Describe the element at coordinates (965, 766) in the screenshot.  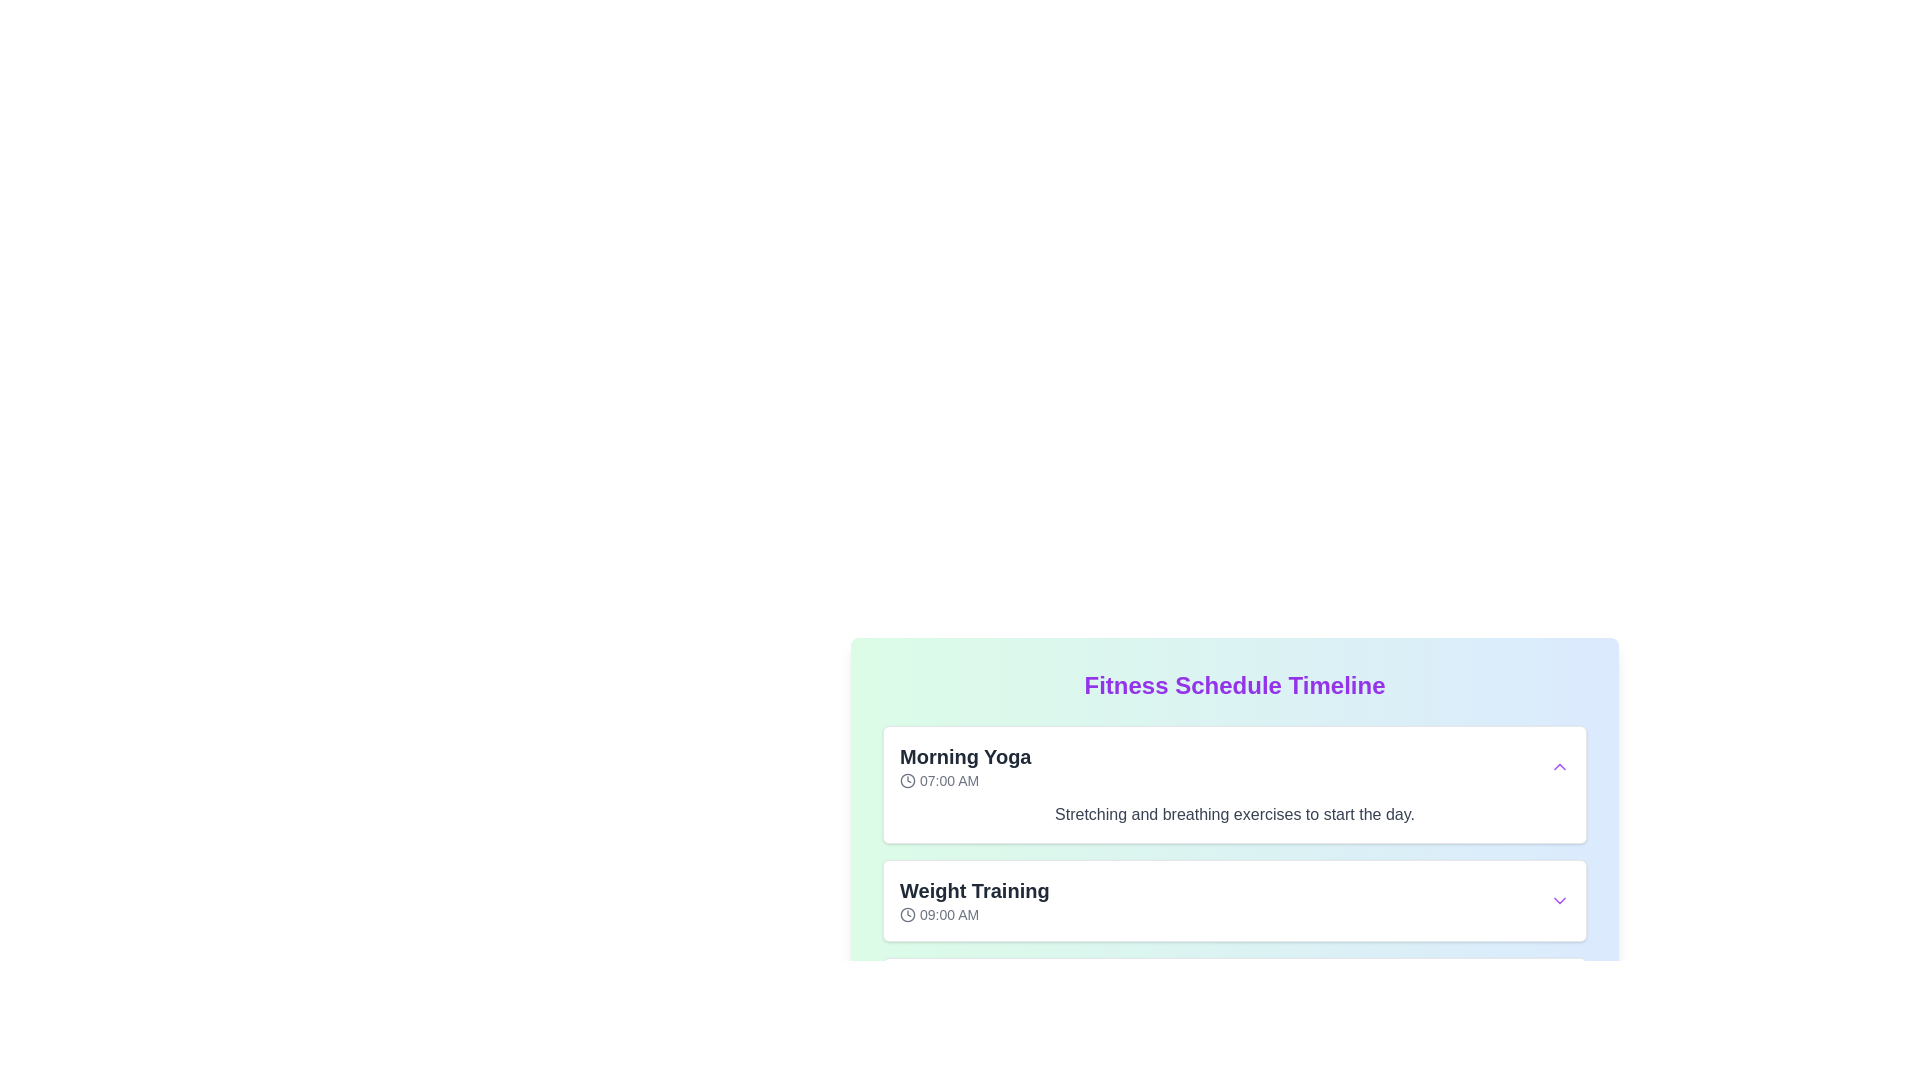
I see `the 'Morning Yoga' text block with icon` at that location.